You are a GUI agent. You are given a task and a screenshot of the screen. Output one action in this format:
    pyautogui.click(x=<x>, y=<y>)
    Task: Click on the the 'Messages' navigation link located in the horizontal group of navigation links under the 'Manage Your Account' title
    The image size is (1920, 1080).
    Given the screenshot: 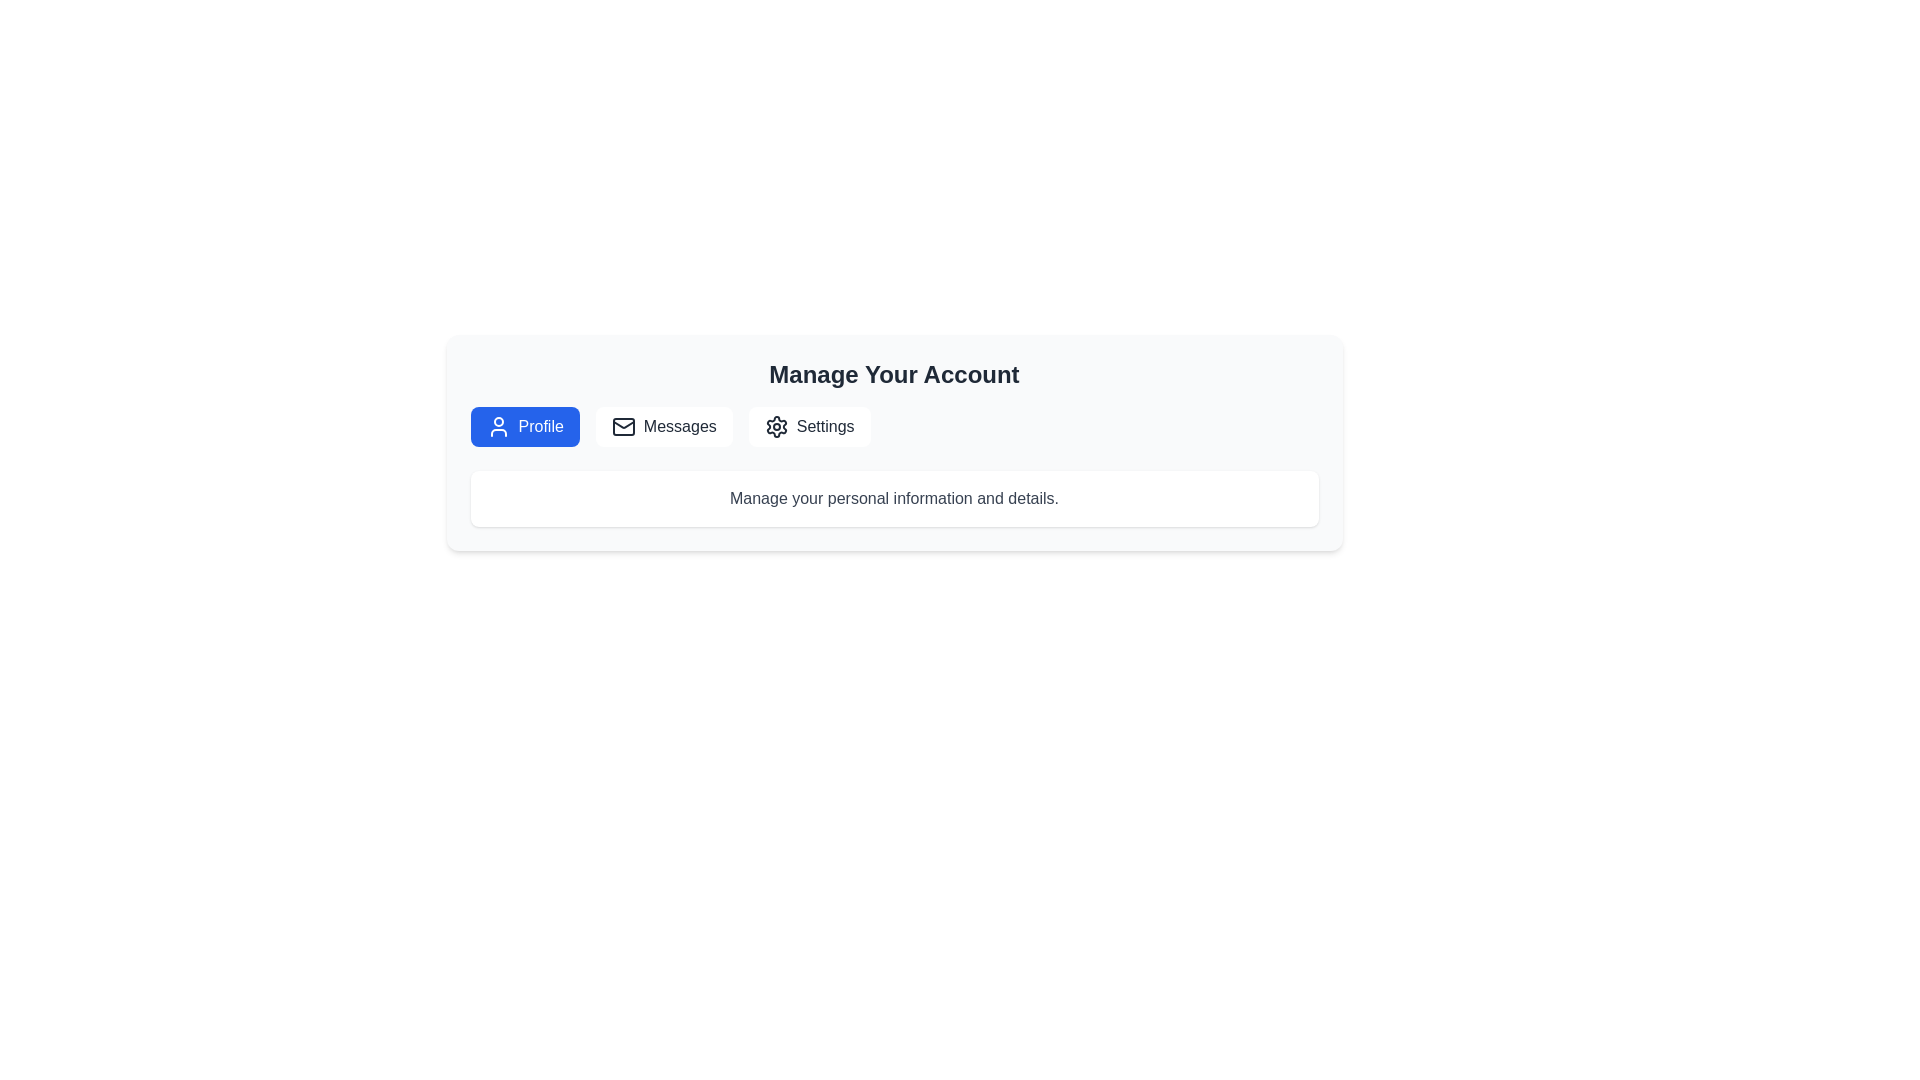 What is the action you would take?
    pyautogui.click(x=893, y=426)
    